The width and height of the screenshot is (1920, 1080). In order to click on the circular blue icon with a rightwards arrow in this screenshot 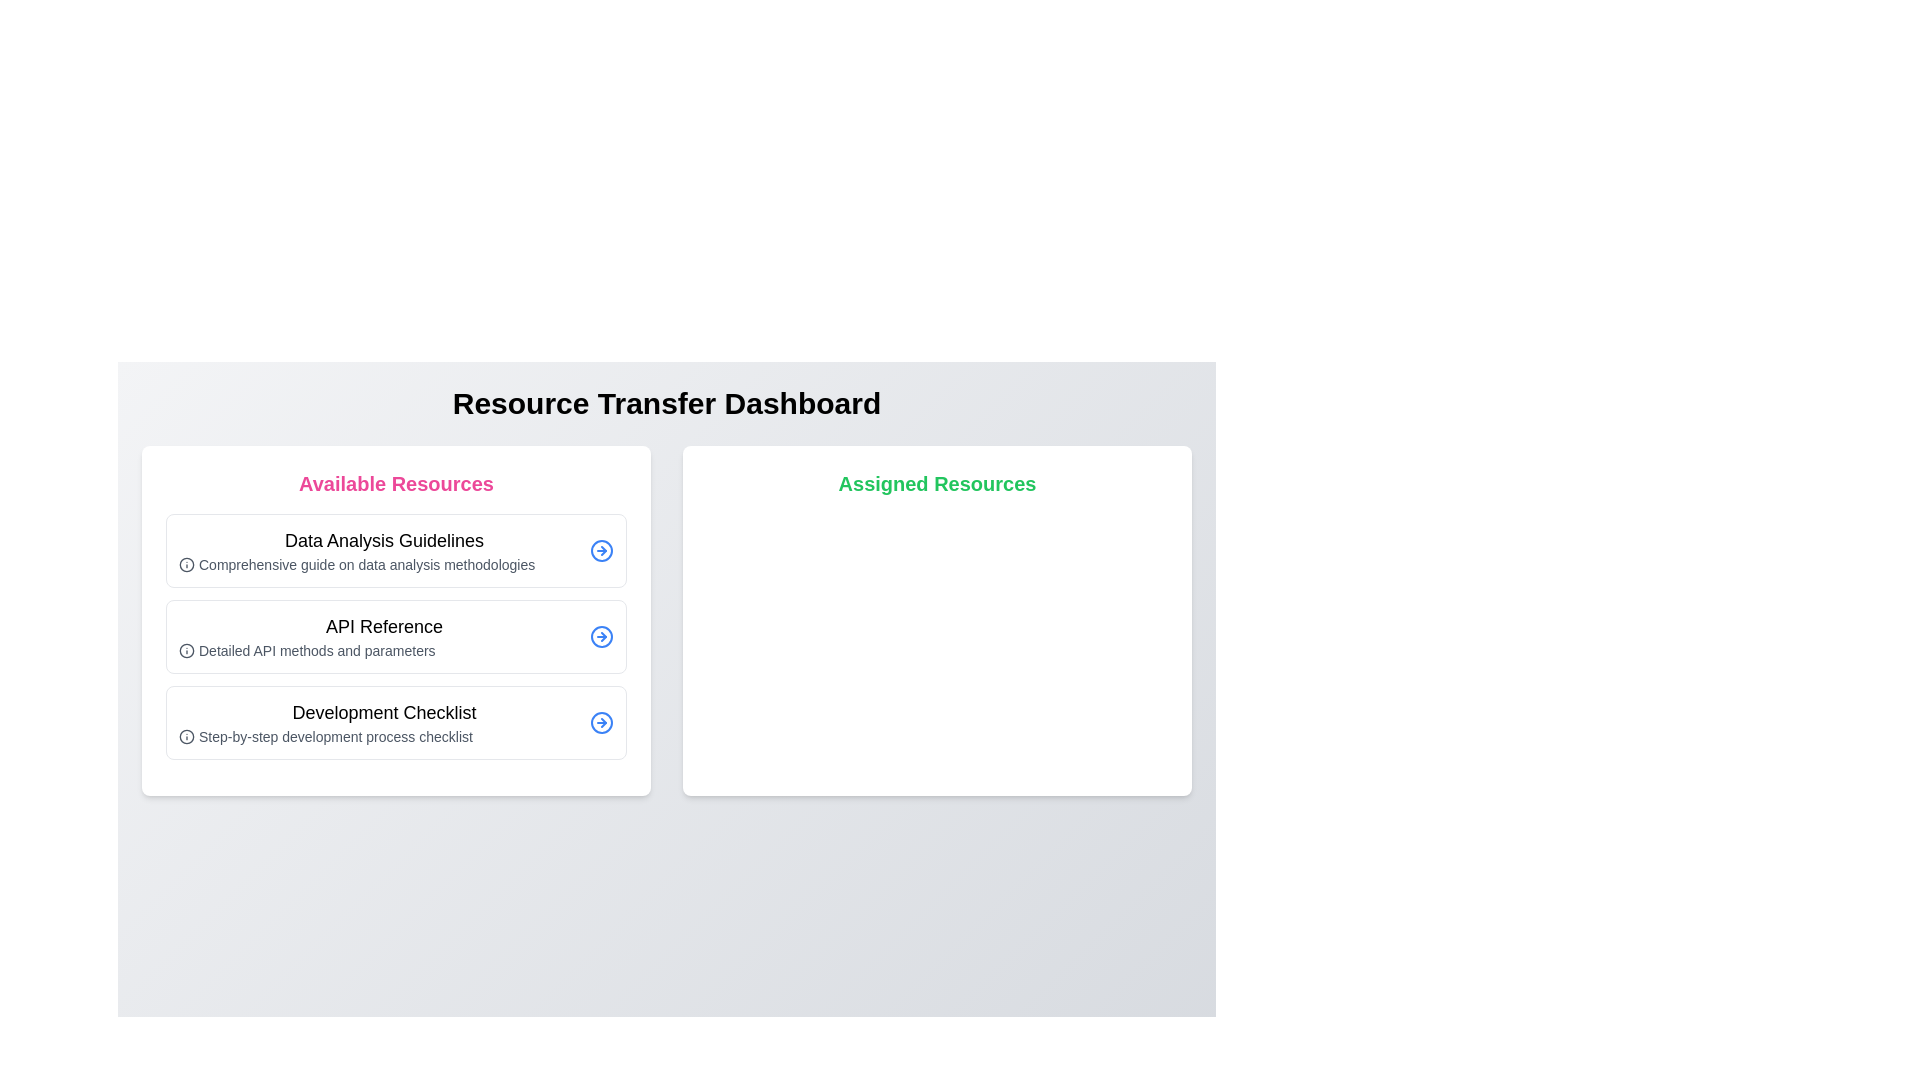, I will do `click(600, 551)`.